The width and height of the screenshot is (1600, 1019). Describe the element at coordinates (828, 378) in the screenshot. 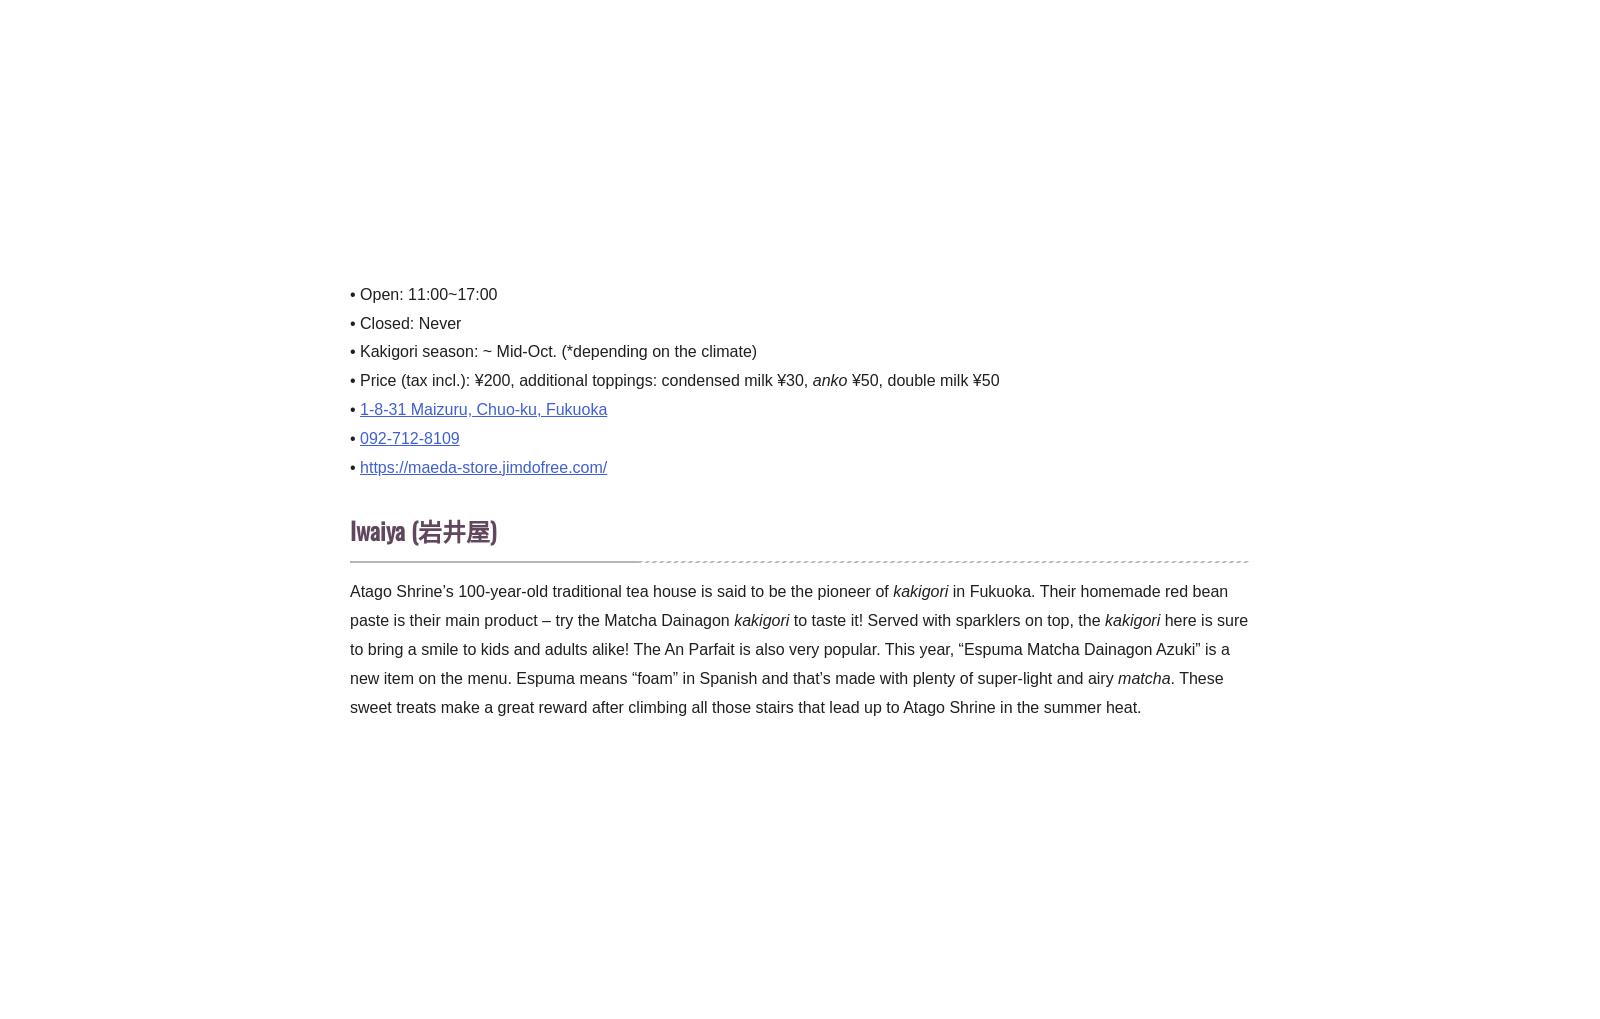

I see `'anko'` at that location.